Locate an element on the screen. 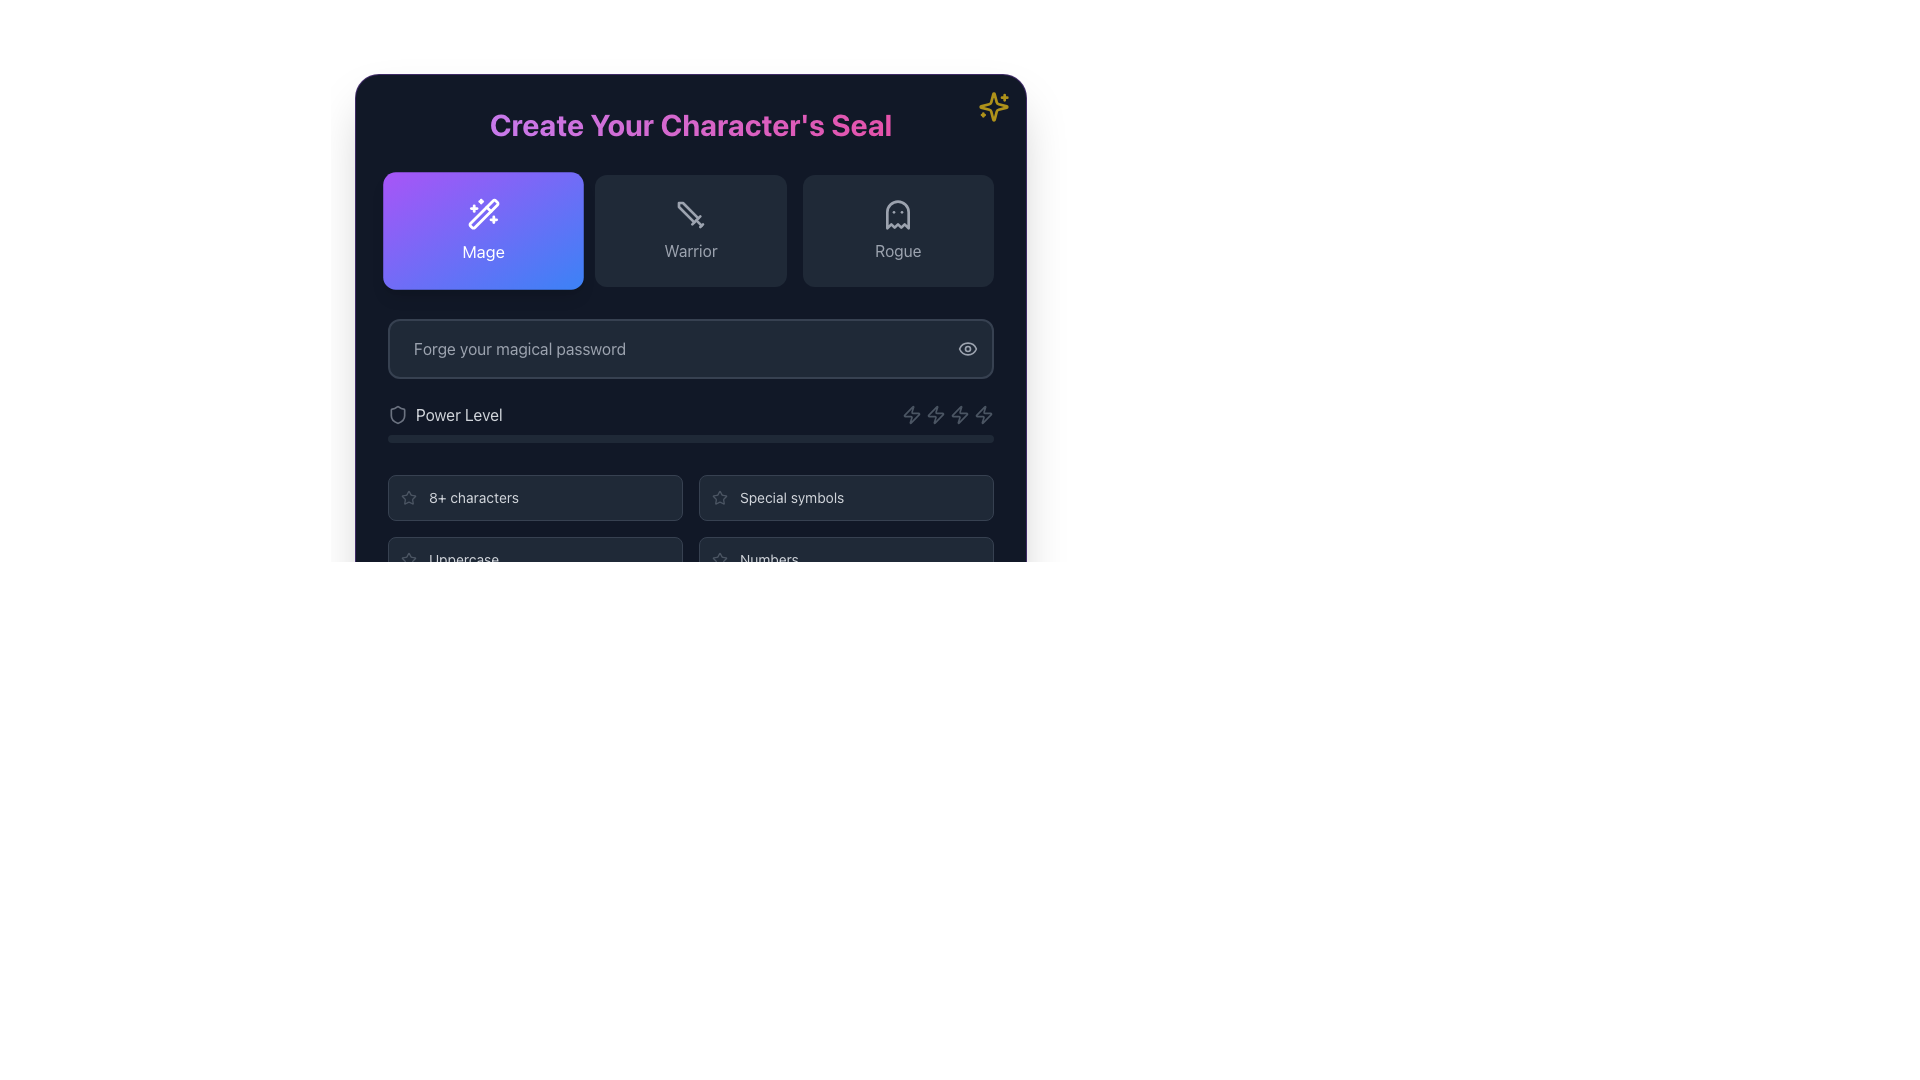 The width and height of the screenshot is (1920, 1080). the small SVG lightning bolt icon with a gray stroke, located among other similar icons in the bottom-right section of the interface is located at coordinates (935, 414).